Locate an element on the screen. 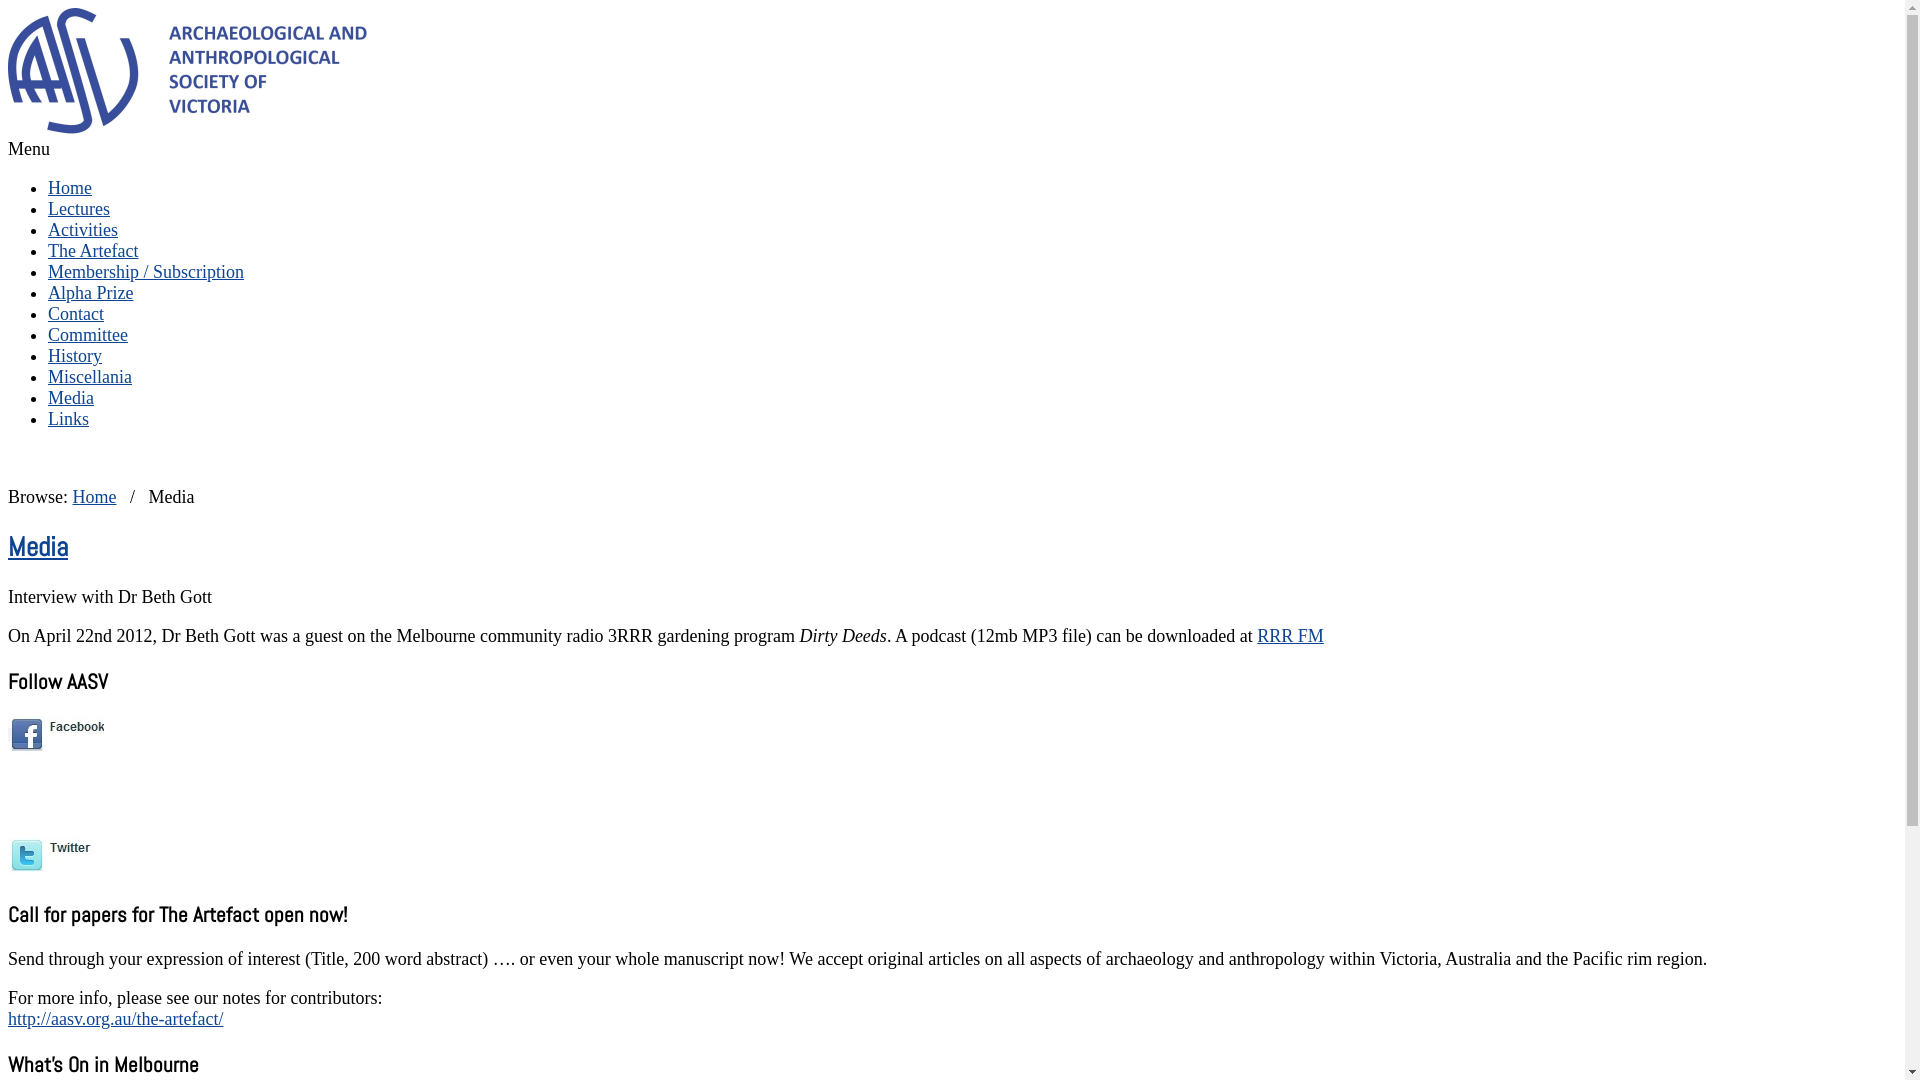 This screenshot has width=1920, height=1080. 'Activities' is located at coordinates (48, 229).